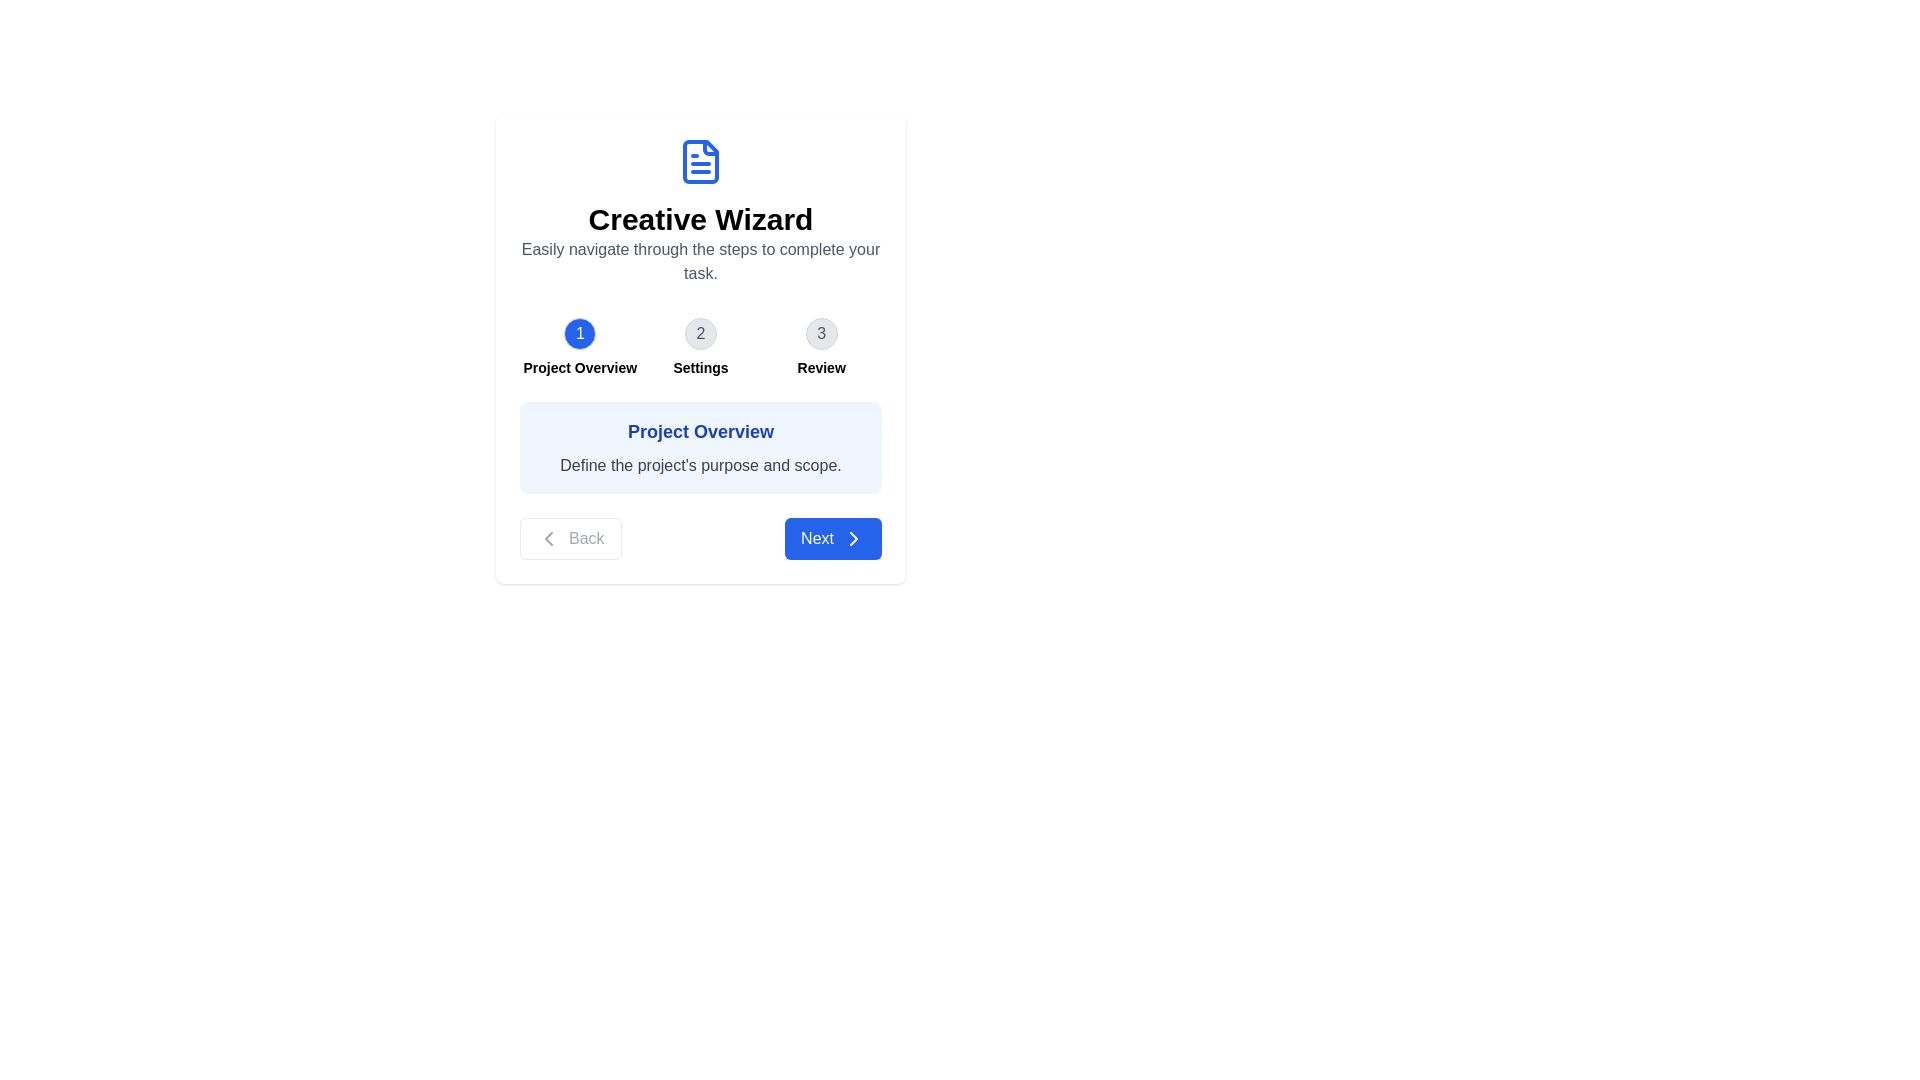  What do you see at coordinates (579, 333) in the screenshot?
I see `the circular Step indicator element with a blue background and the numeral '1' centered within it, located in the horizontal progression bar of the Project Overview` at bounding box center [579, 333].